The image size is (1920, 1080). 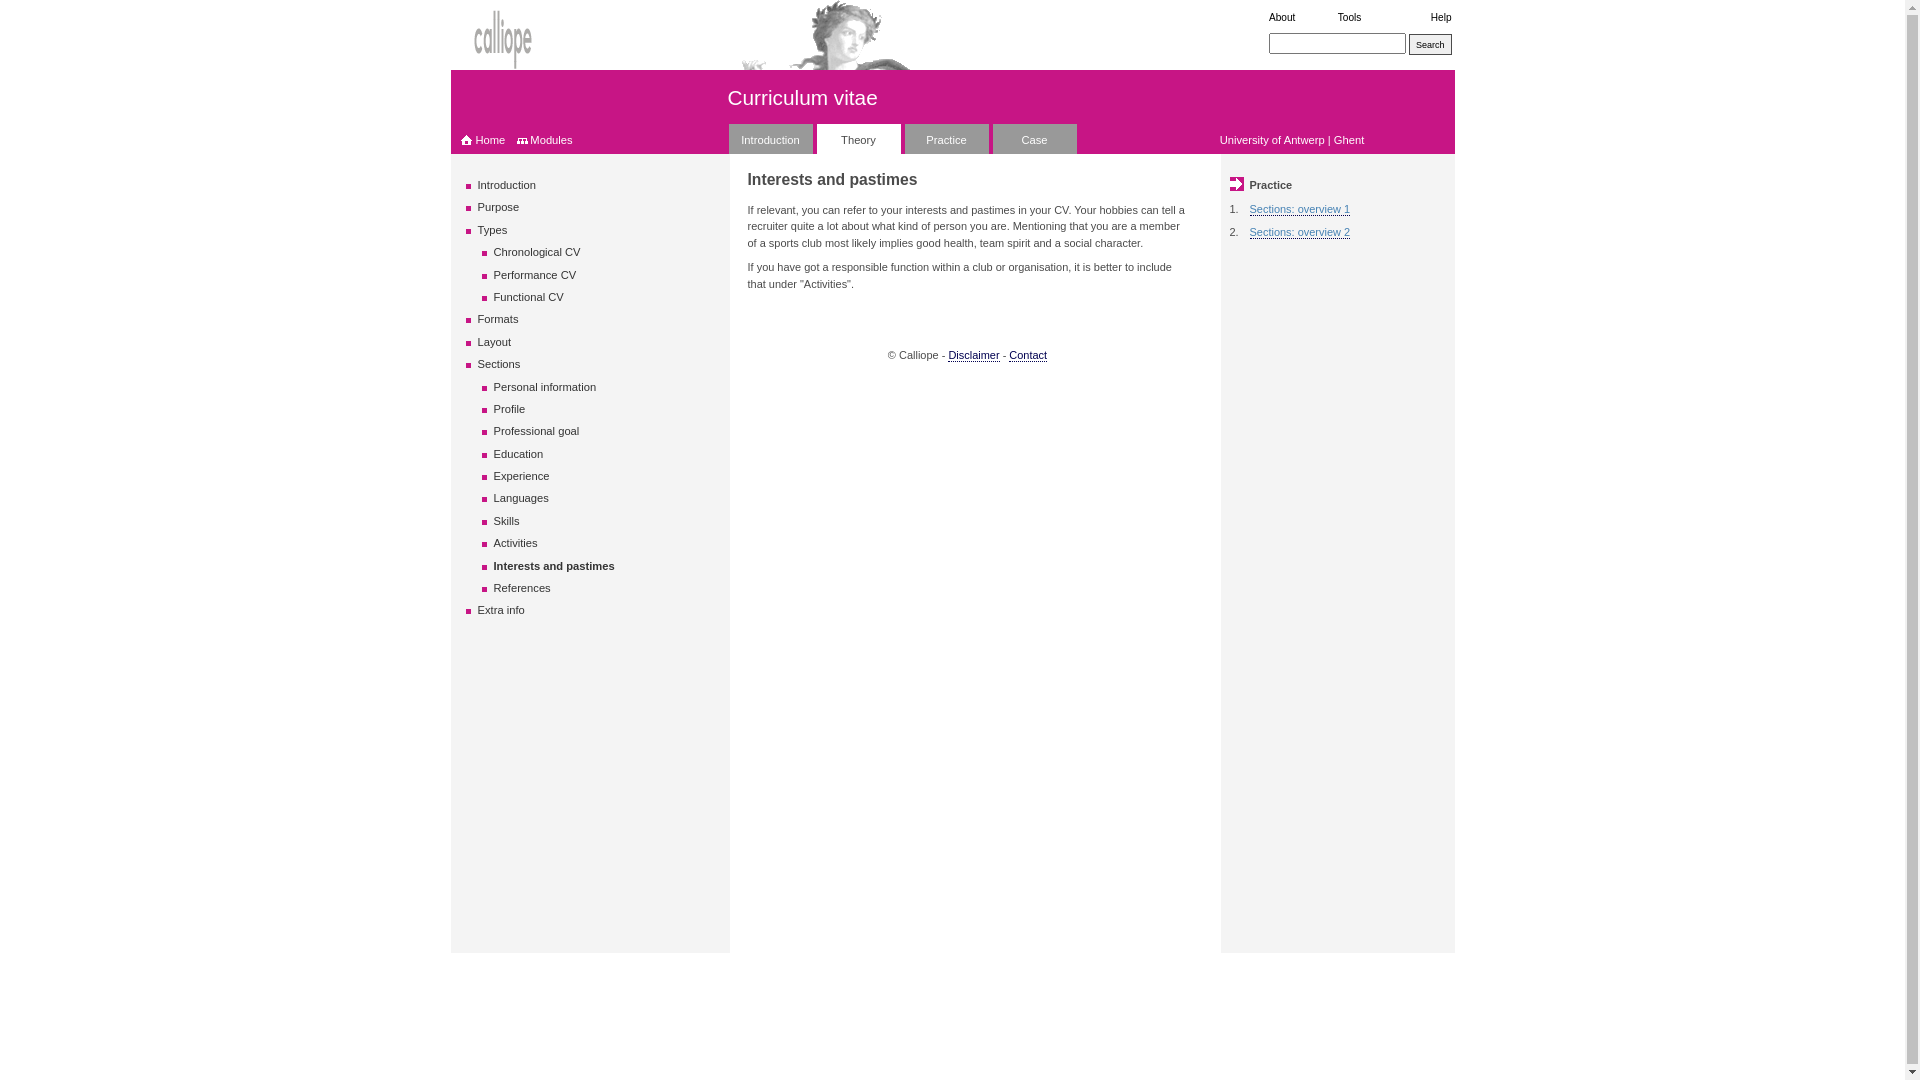 What do you see at coordinates (1441, 17) in the screenshot?
I see `'Help'` at bounding box center [1441, 17].